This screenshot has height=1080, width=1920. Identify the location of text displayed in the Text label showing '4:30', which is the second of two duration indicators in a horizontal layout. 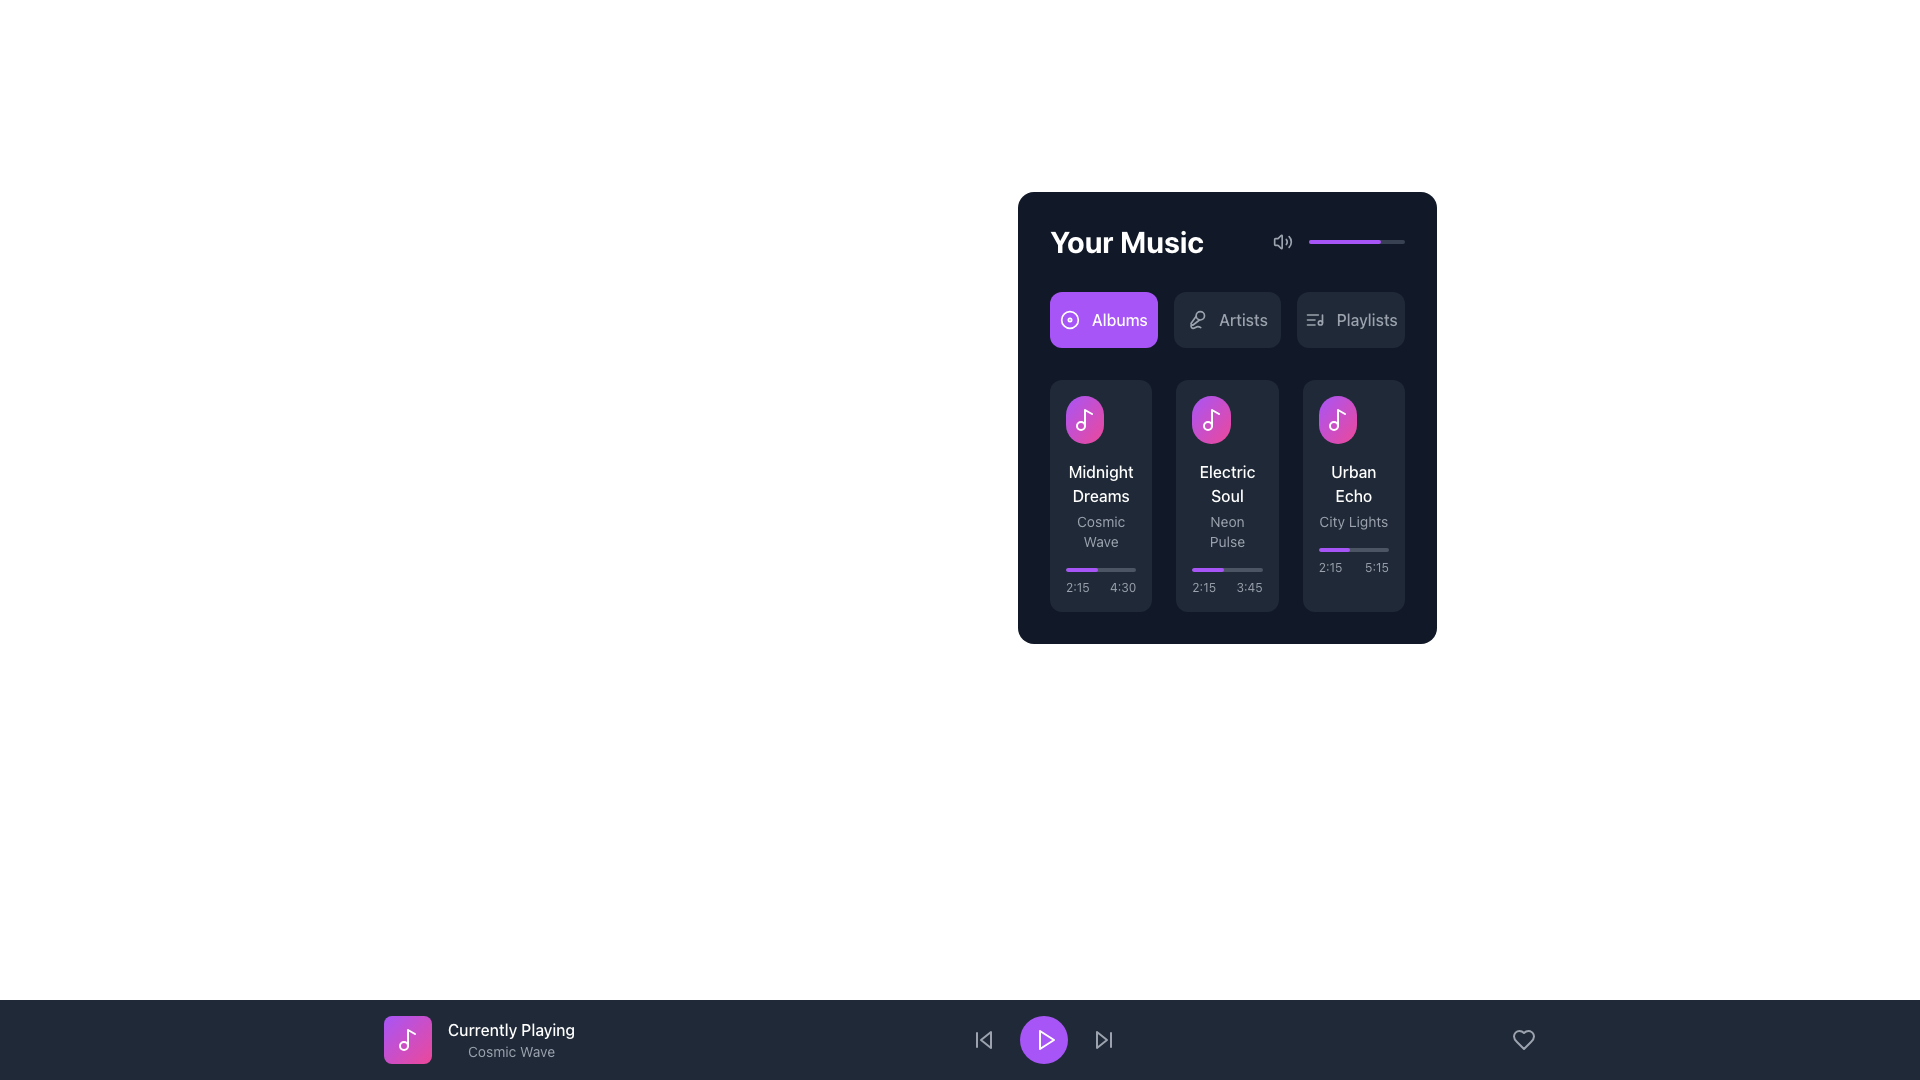
(1123, 586).